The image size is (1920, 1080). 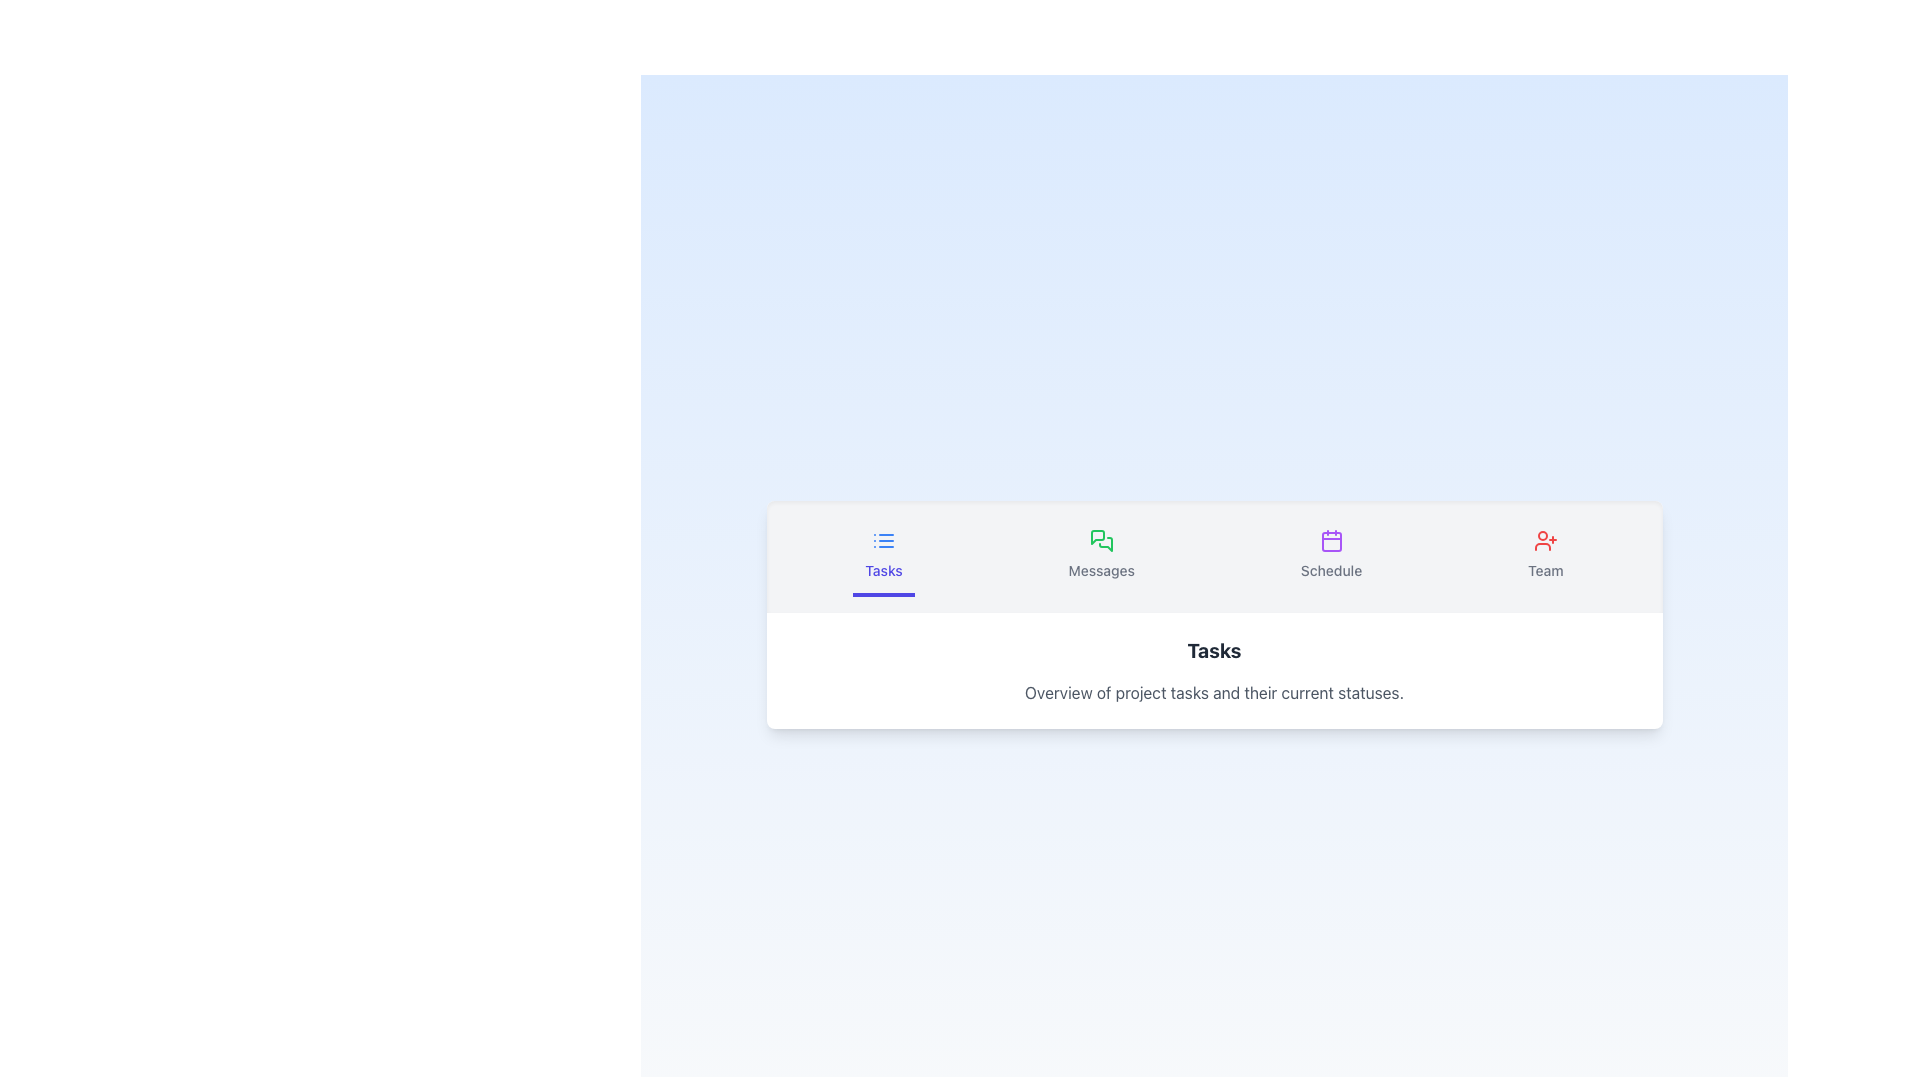 What do you see at coordinates (1331, 540) in the screenshot?
I see `the purple calendar icon in the navigation bar` at bounding box center [1331, 540].